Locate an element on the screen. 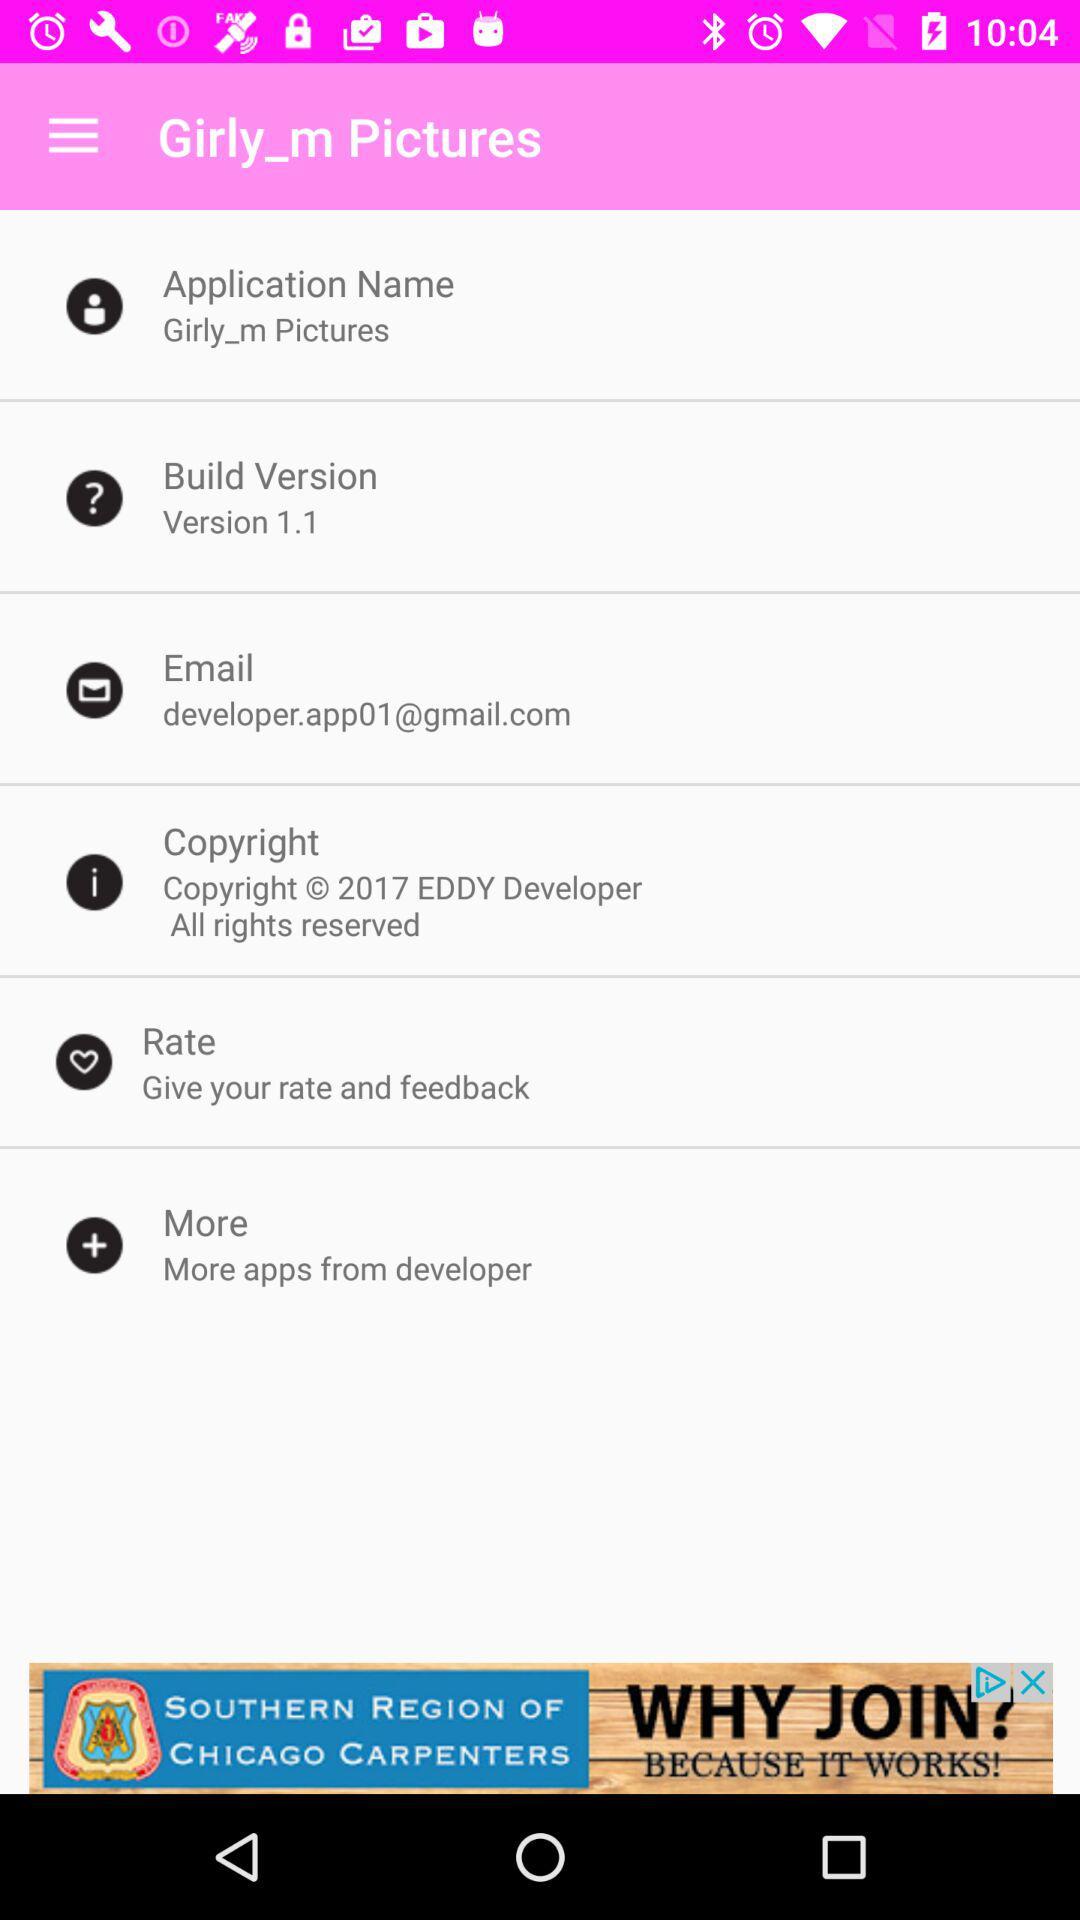 This screenshot has height=1920, width=1080. advertisements website is located at coordinates (540, 1727).